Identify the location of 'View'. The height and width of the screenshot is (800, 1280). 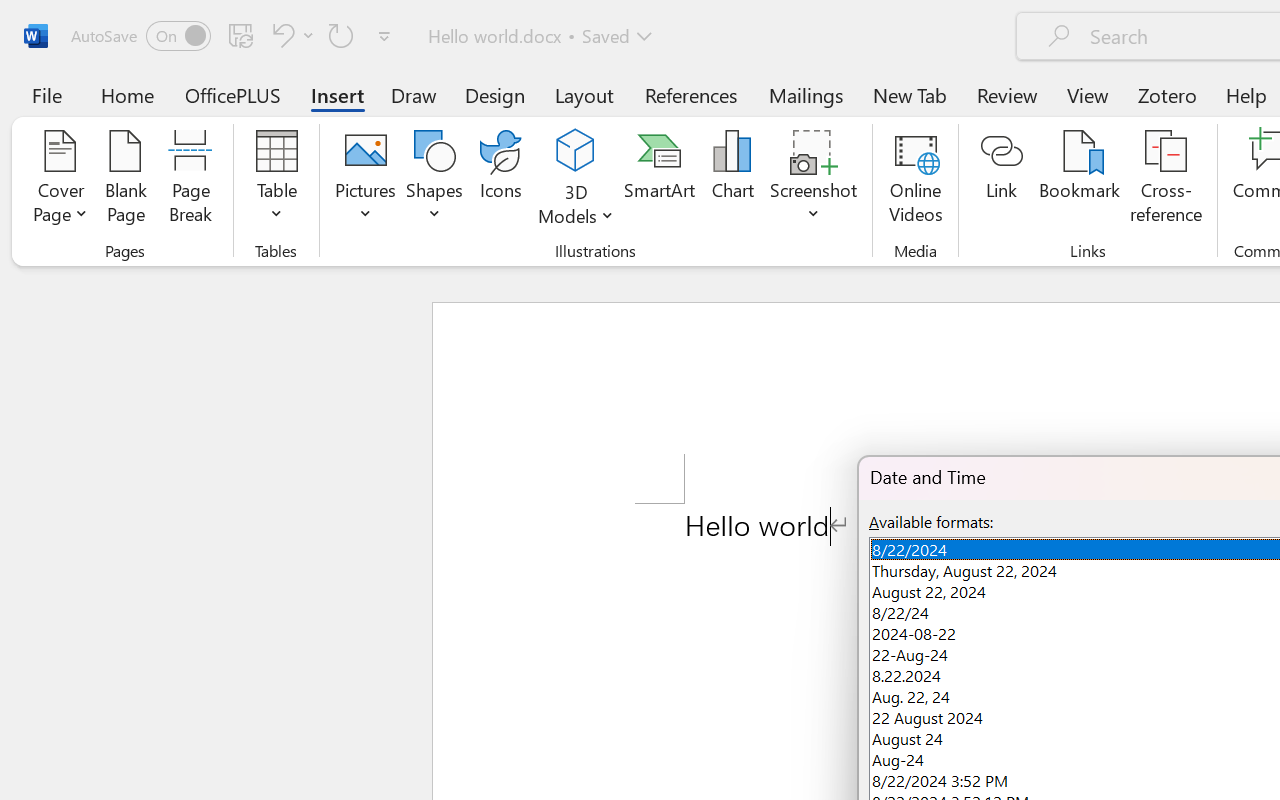
(1087, 94).